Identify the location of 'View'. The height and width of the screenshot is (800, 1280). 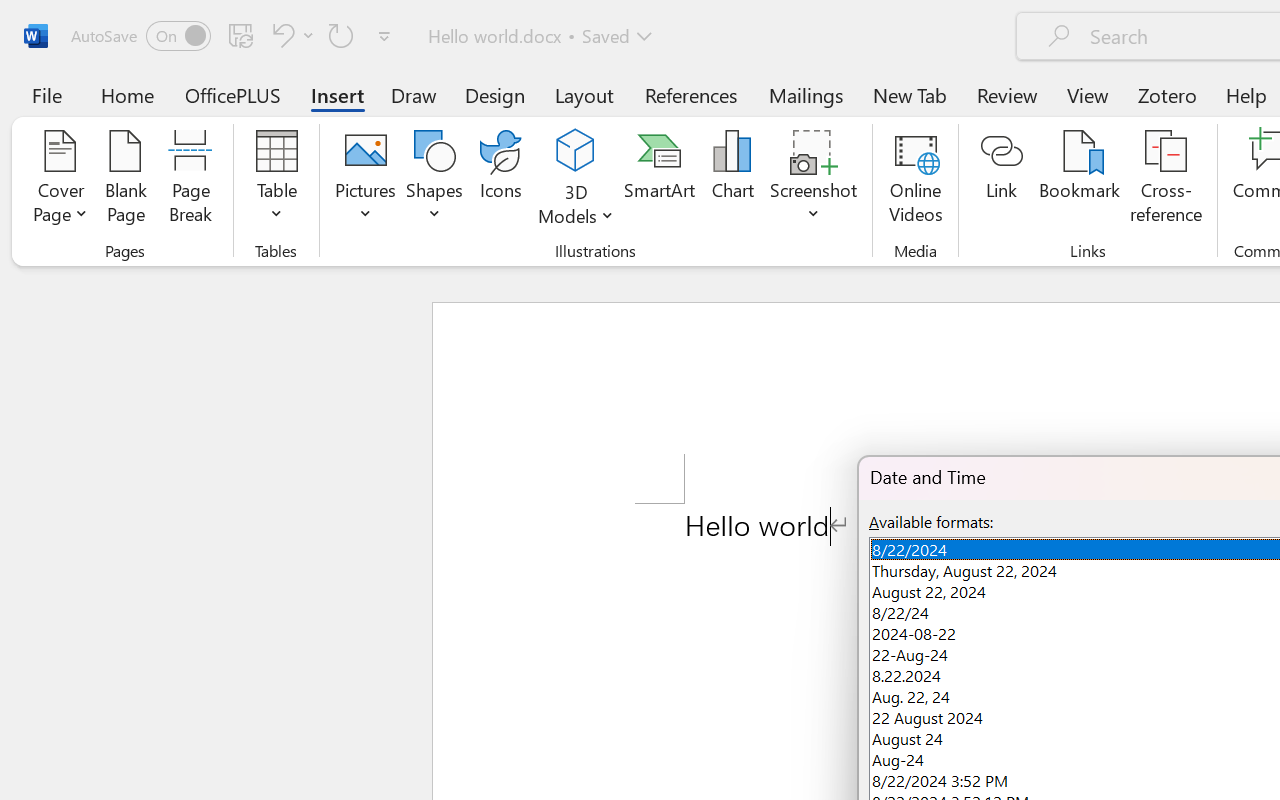
(1087, 94).